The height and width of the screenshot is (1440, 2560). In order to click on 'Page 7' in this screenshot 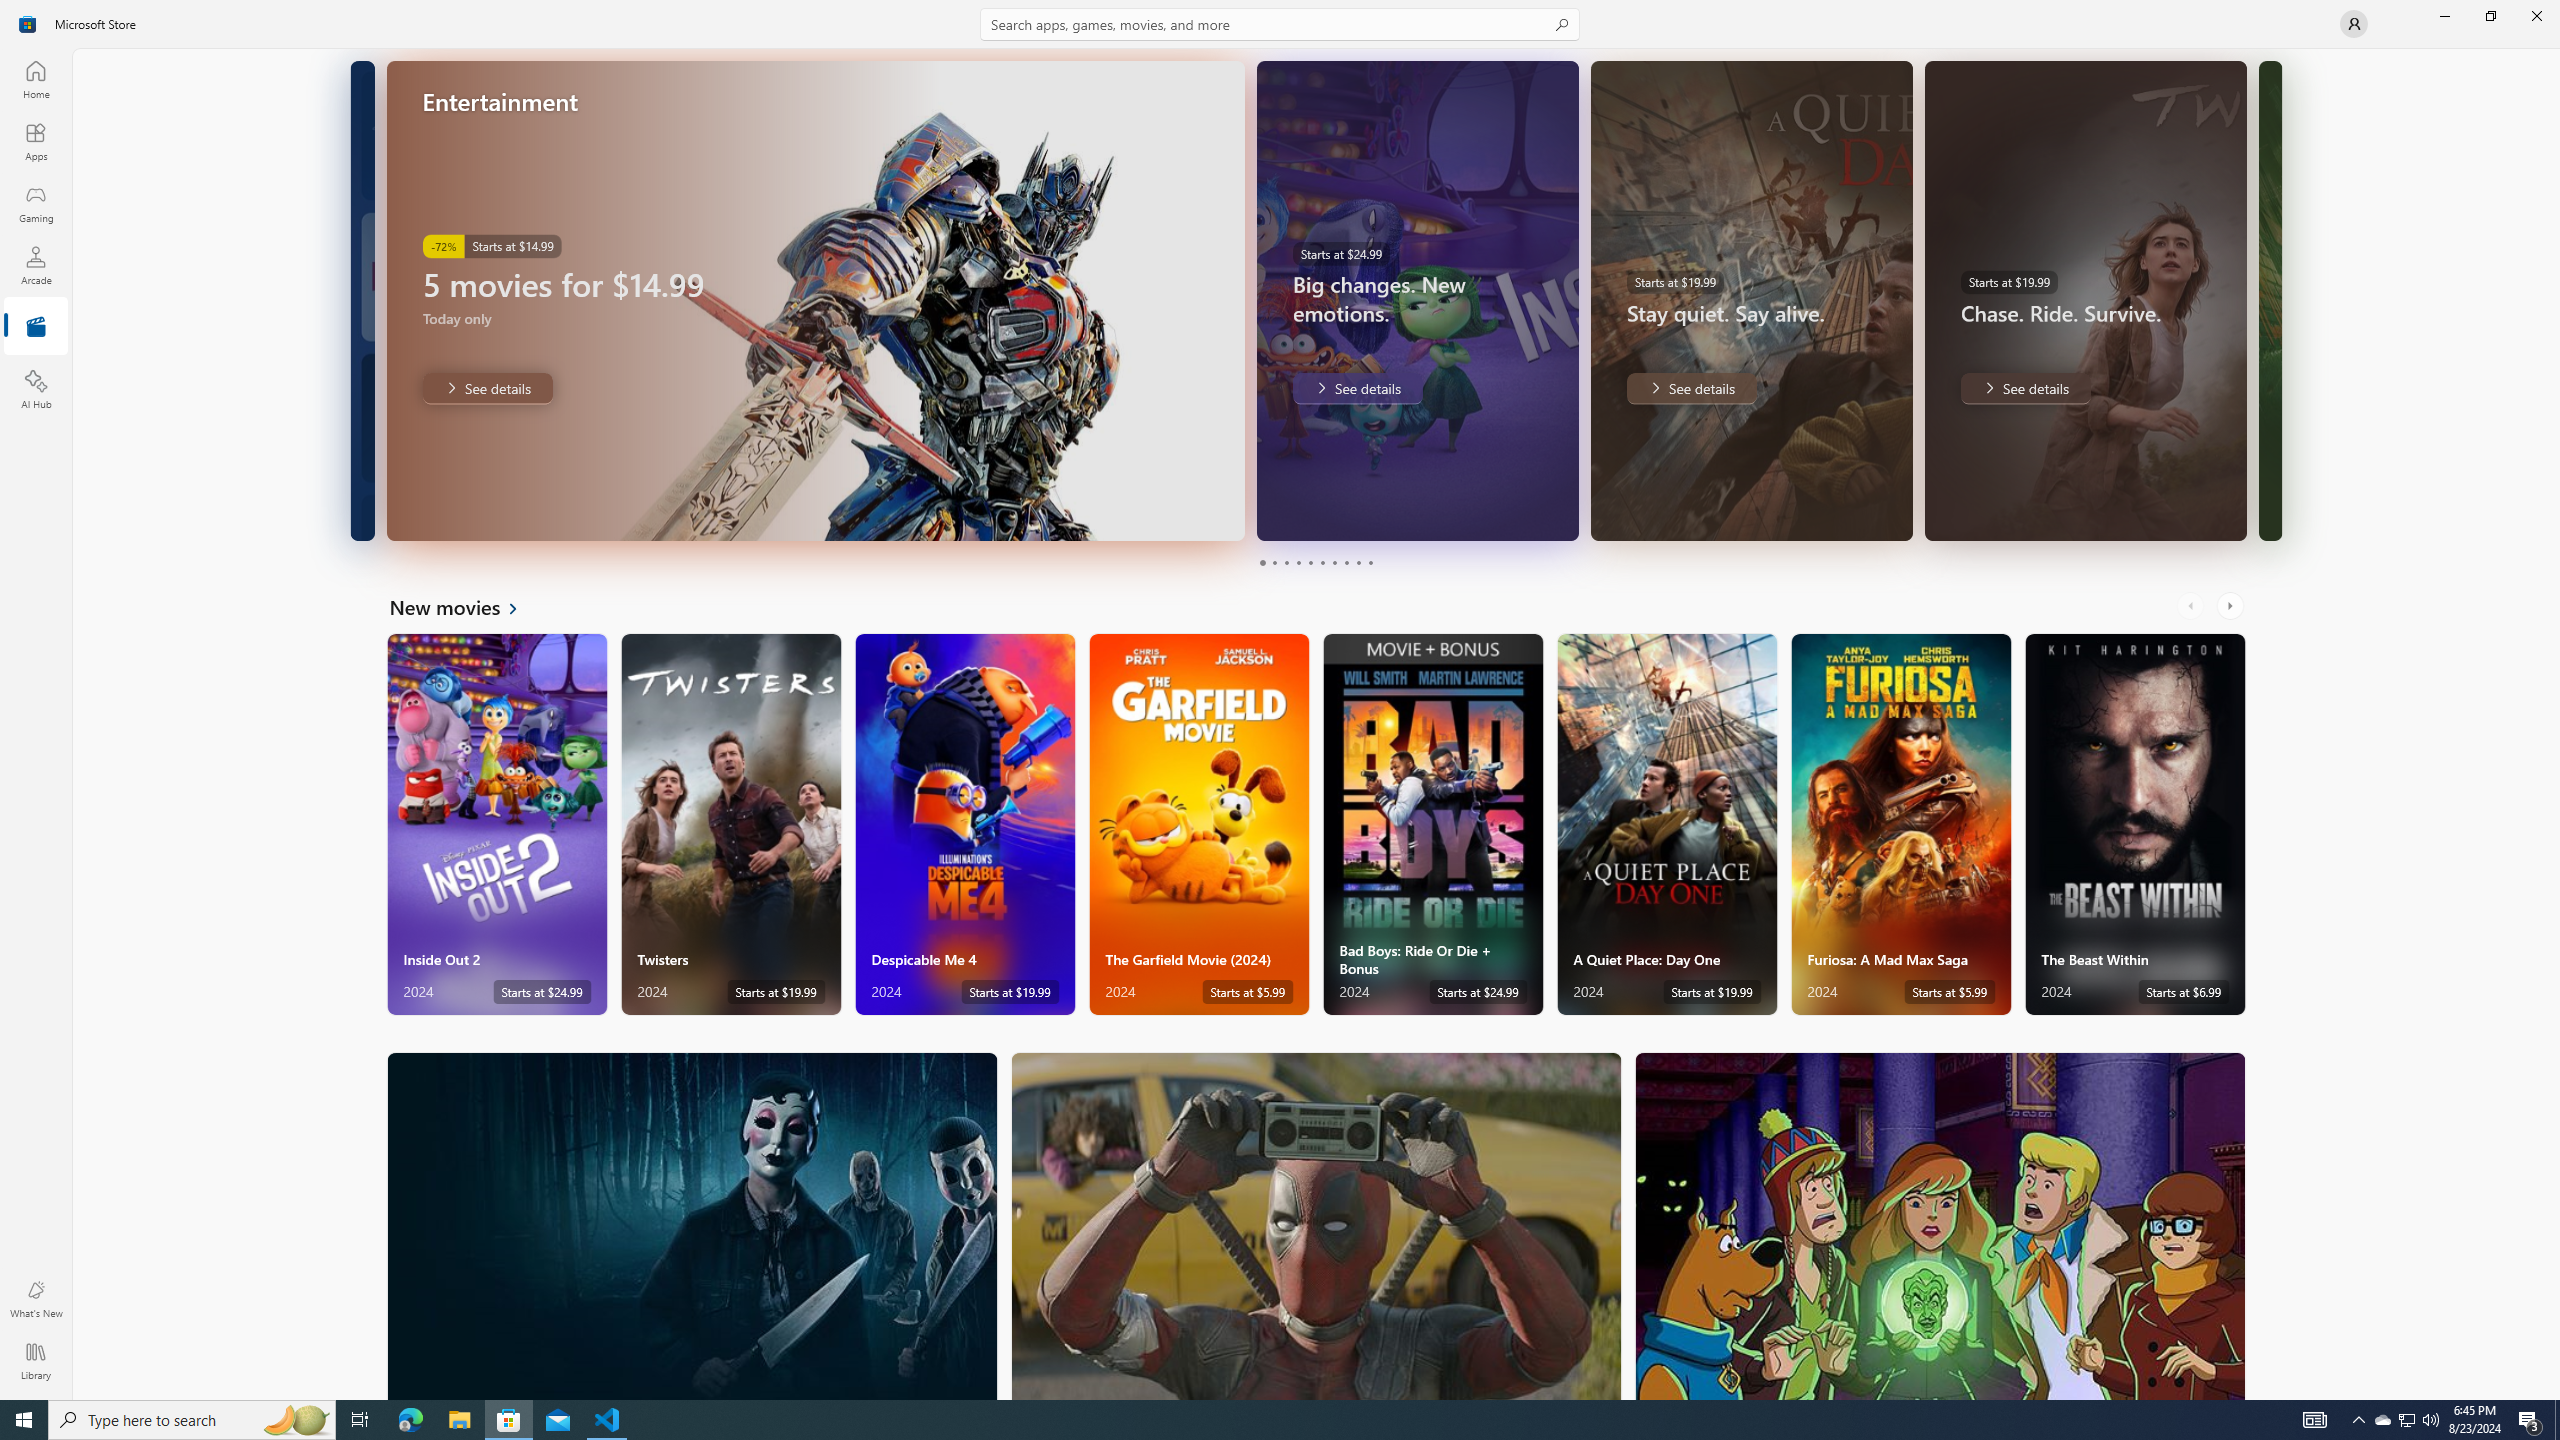, I will do `click(1332, 562)`.